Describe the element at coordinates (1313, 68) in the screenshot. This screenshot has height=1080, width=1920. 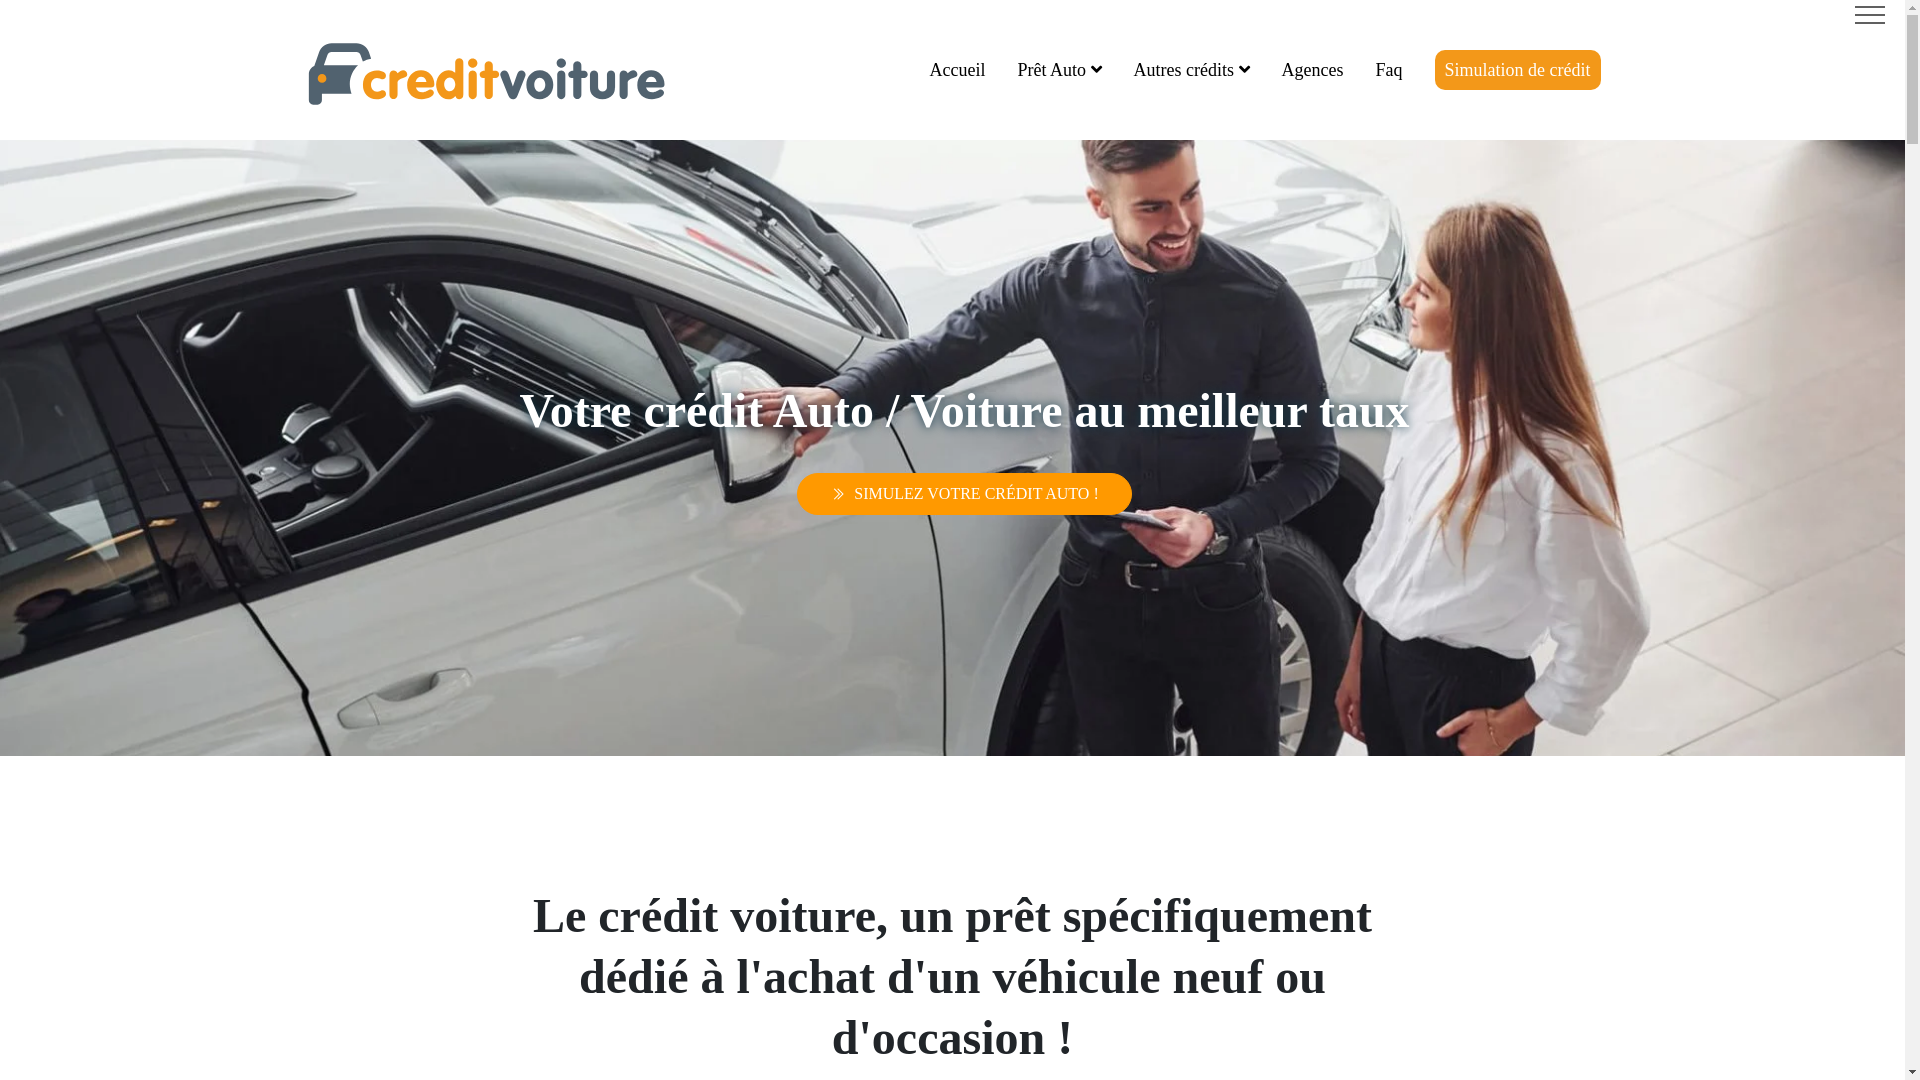
I see `'Agences'` at that location.